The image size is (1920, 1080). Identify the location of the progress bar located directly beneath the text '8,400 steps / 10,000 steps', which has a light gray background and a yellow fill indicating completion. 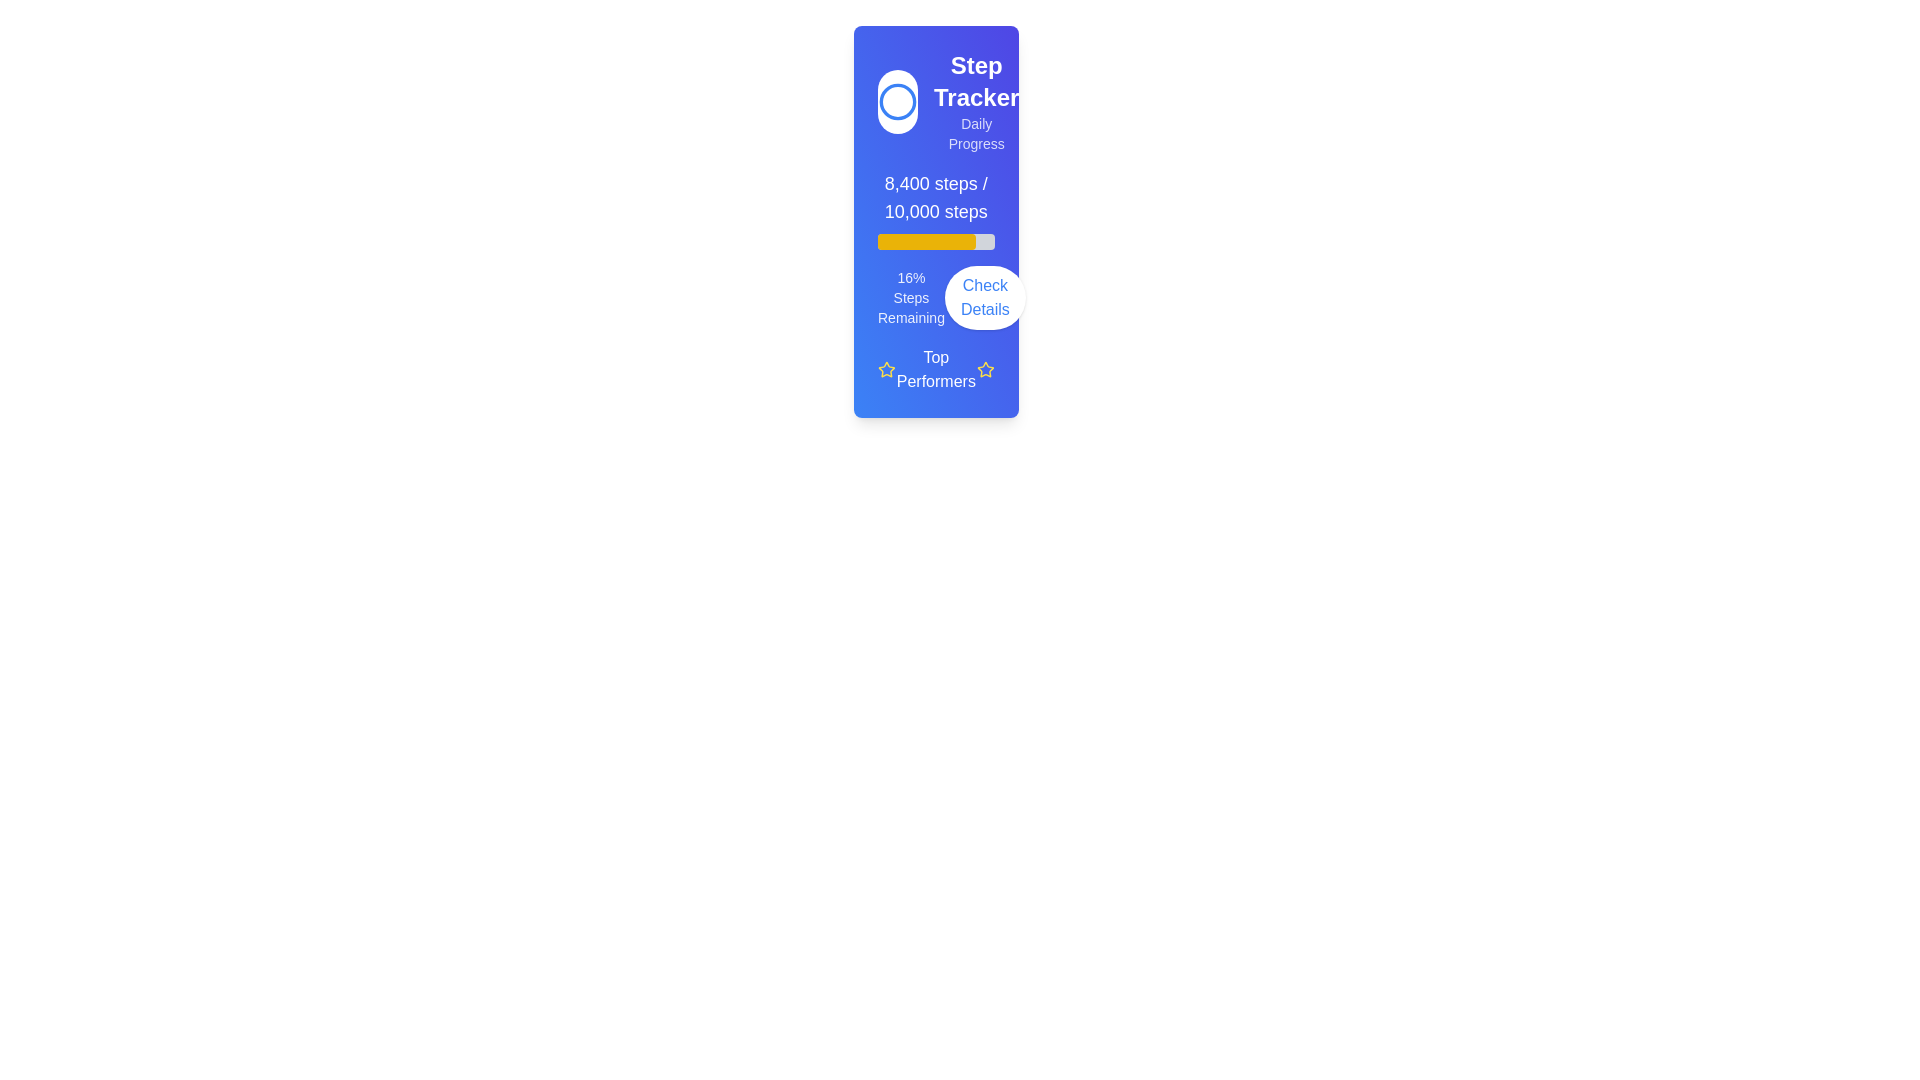
(935, 241).